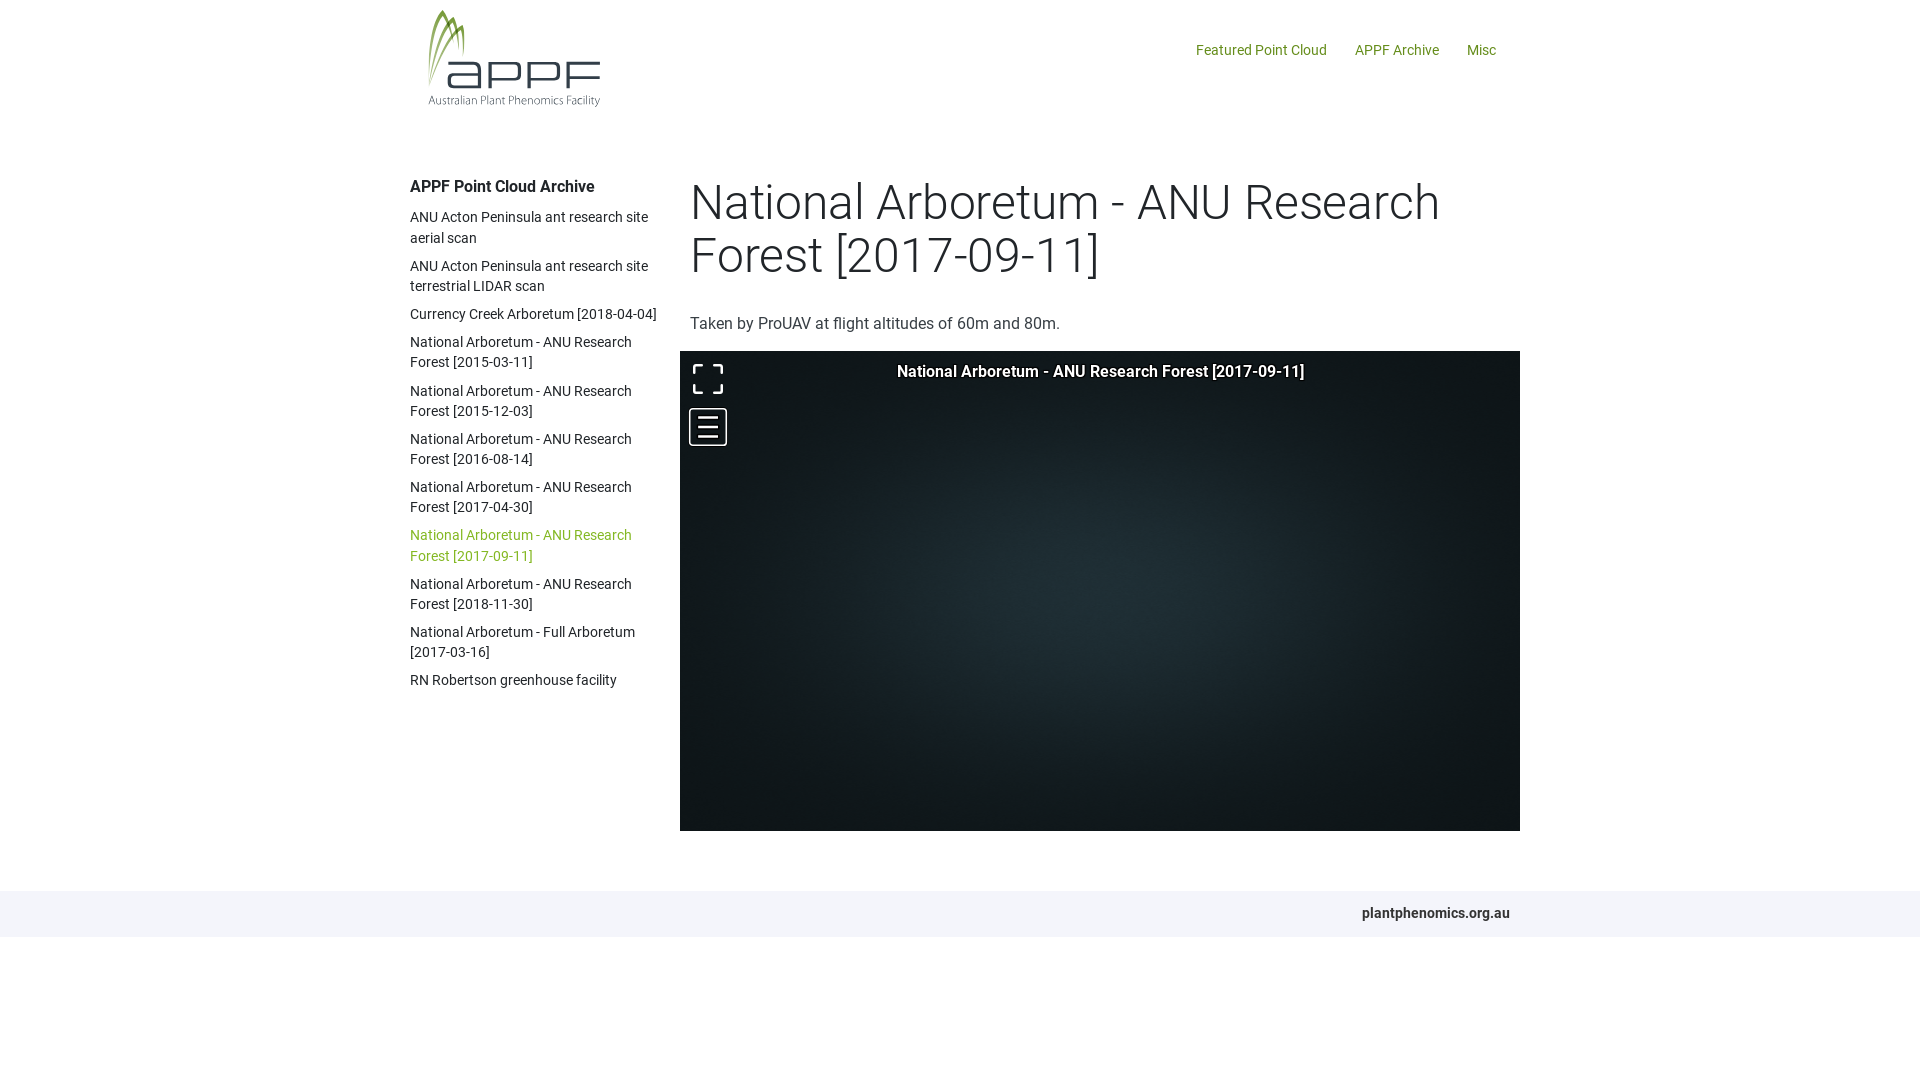  Describe the element at coordinates (521, 448) in the screenshot. I see `'National Arboretum - ANU Research Forest [2016-08-14]'` at that location.